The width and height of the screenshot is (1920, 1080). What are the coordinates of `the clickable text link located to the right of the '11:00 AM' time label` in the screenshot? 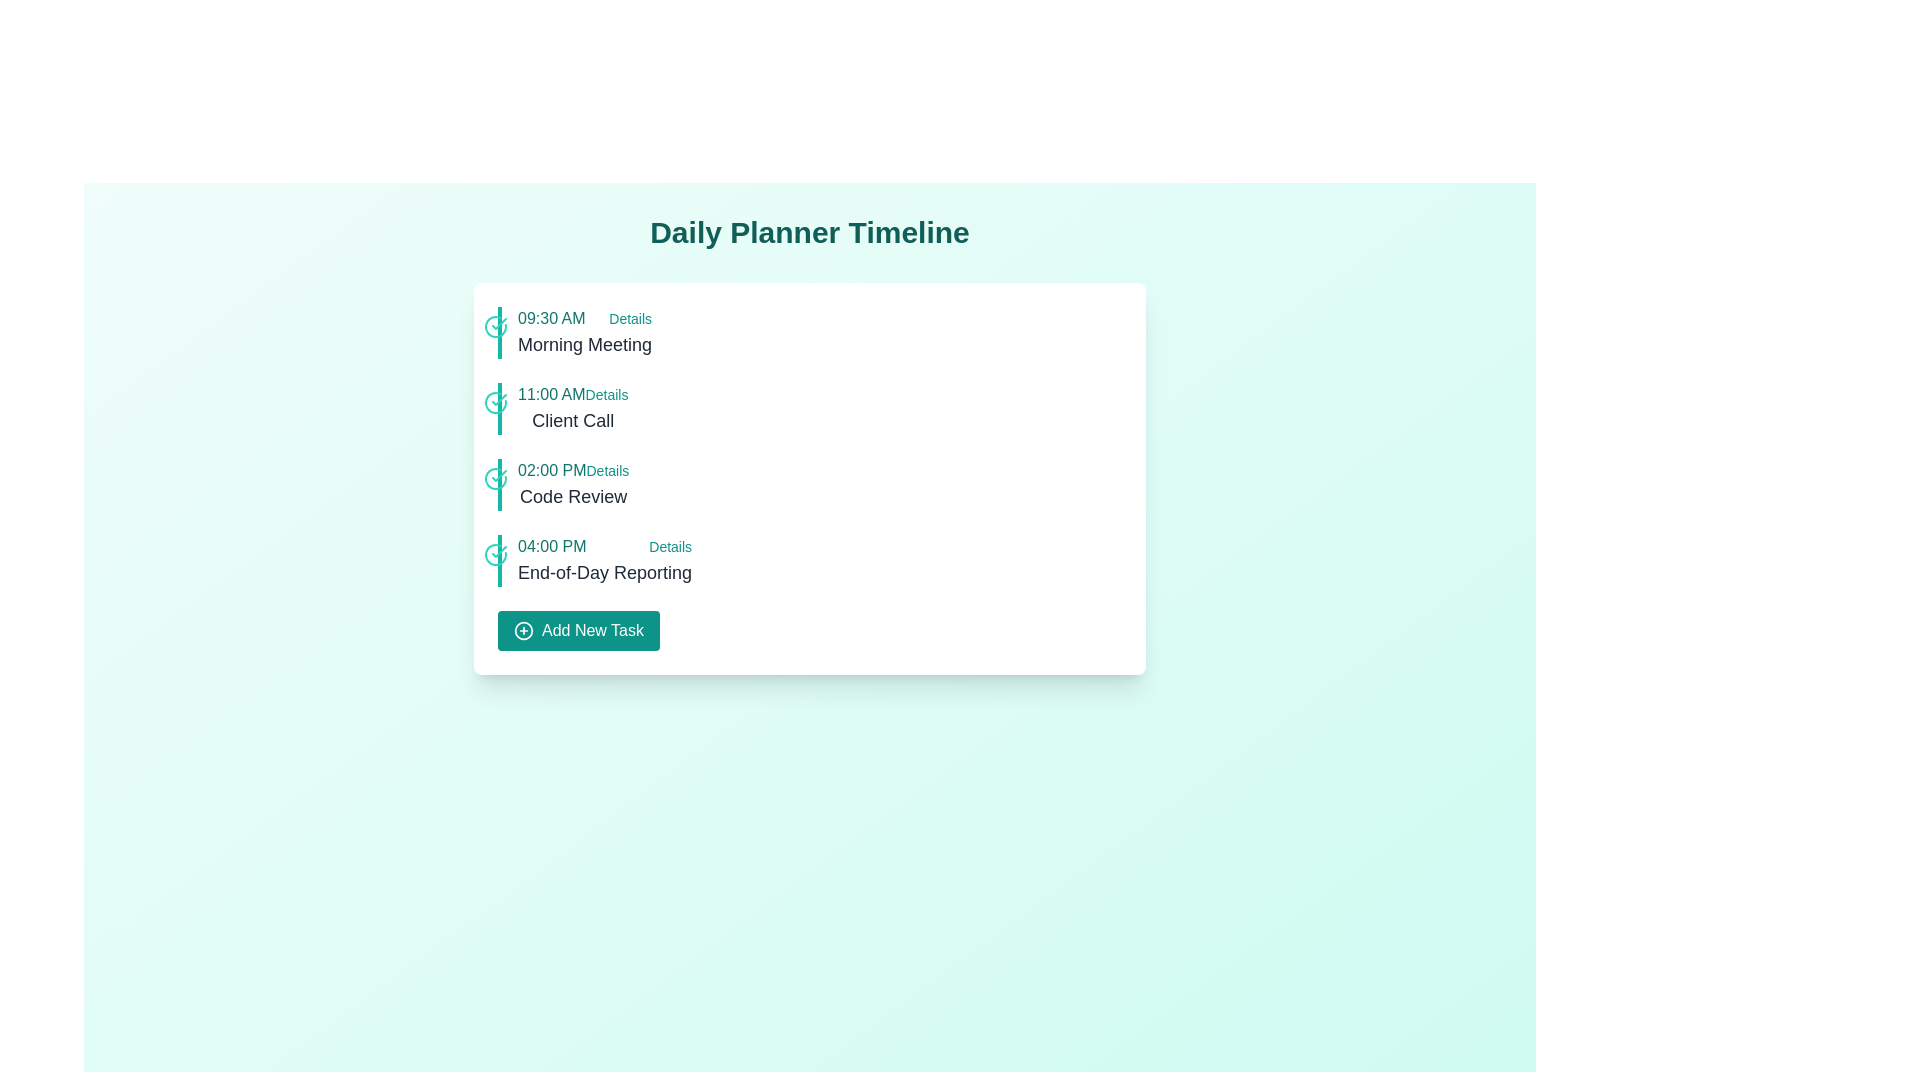 It's located at (605, 394).